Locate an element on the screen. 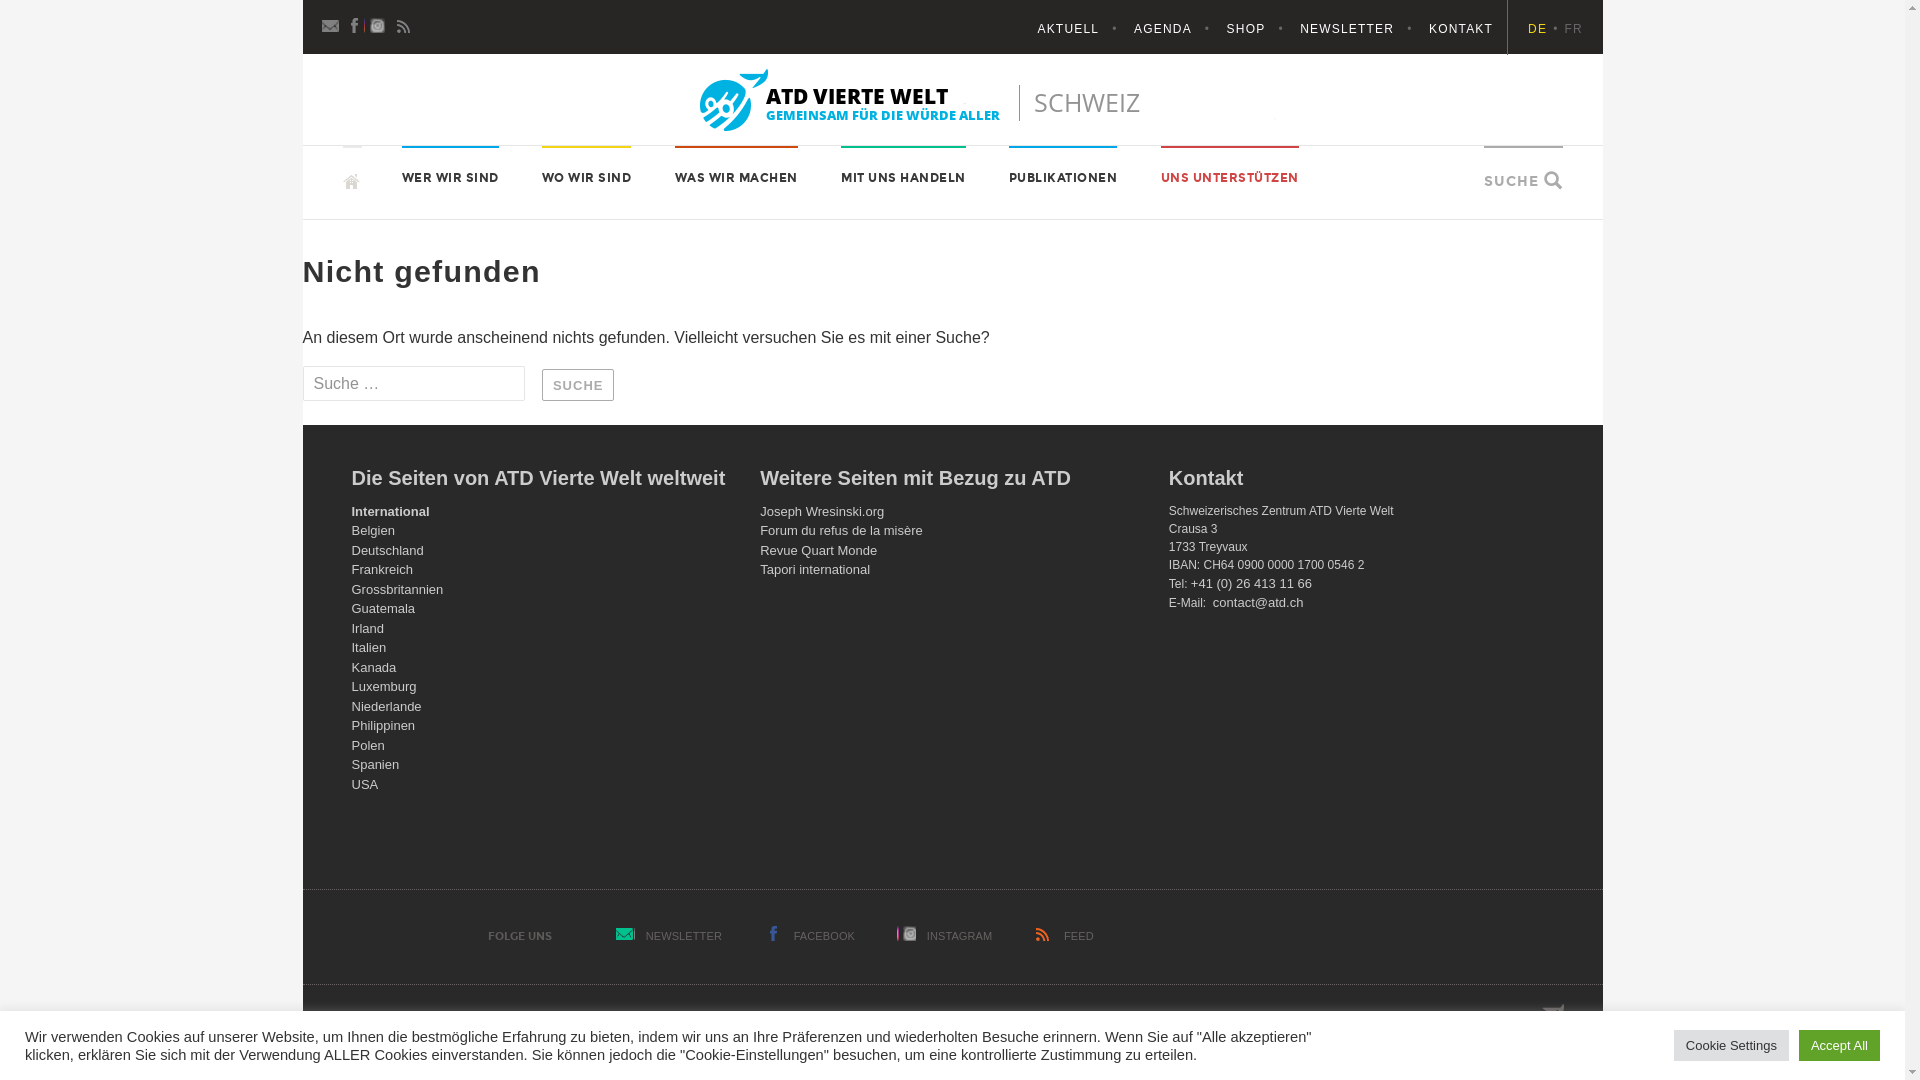  'PUBLIKATIONEN' is located at coordinates (1062, 176).